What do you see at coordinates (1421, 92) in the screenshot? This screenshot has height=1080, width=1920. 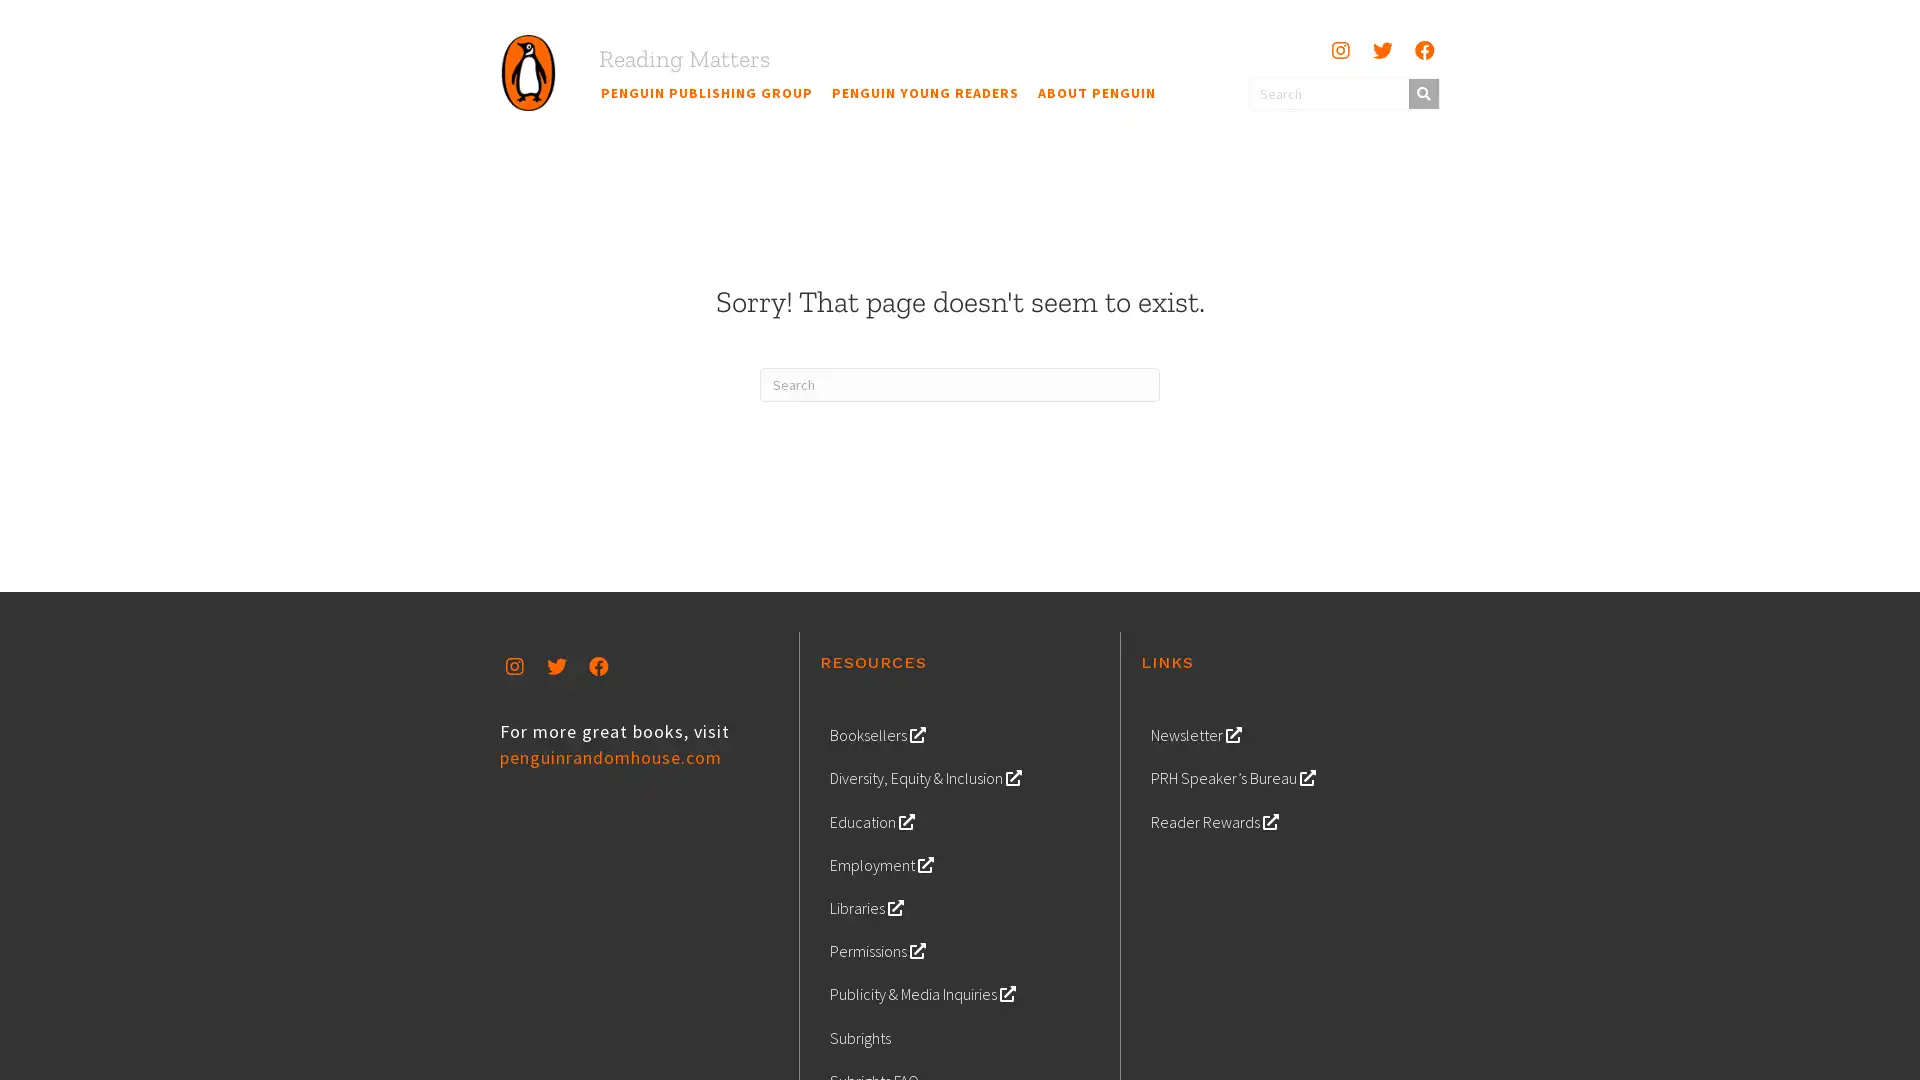 I see `Search` at bounding box center [1421, 92].